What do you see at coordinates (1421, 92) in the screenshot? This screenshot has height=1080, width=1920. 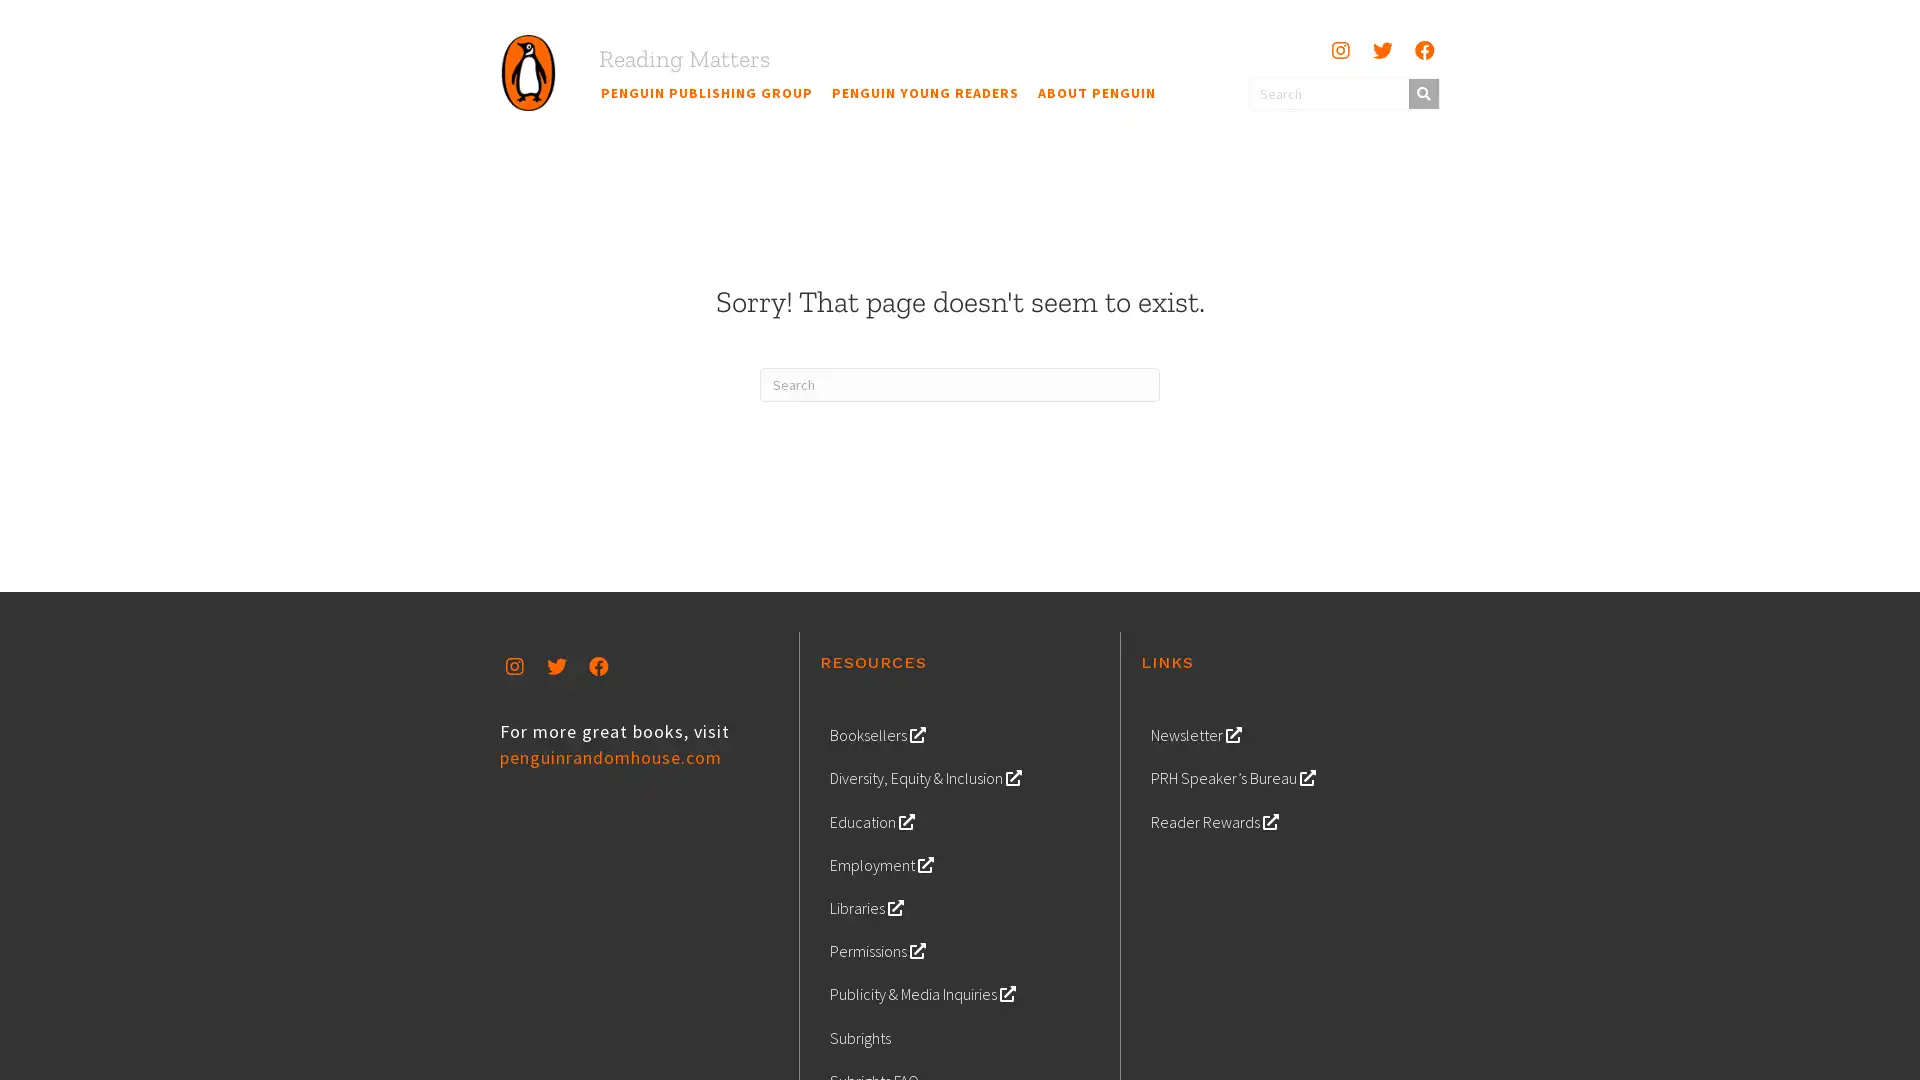 I see `Search` at bounding box center [1421, 92].